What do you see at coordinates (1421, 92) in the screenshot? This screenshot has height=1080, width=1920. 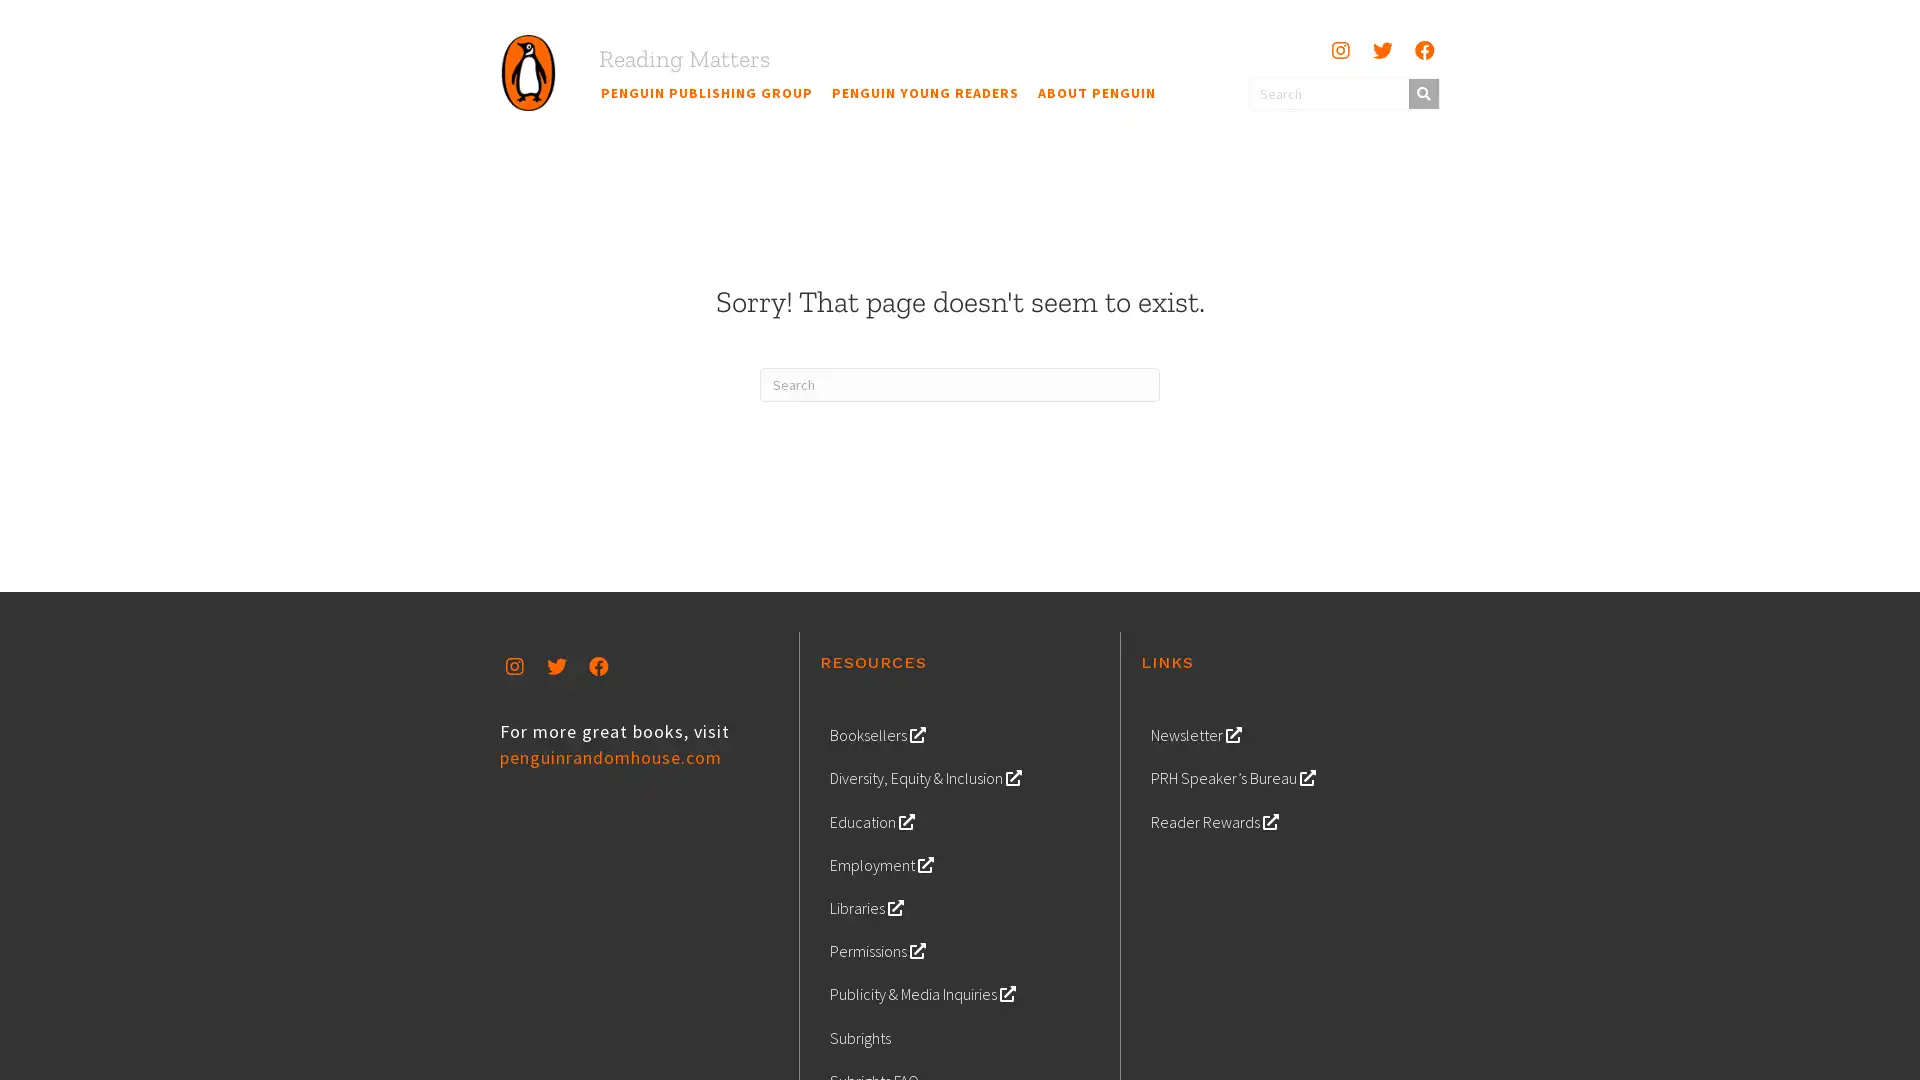 I see `Search` at bounding box center [1421, 92].